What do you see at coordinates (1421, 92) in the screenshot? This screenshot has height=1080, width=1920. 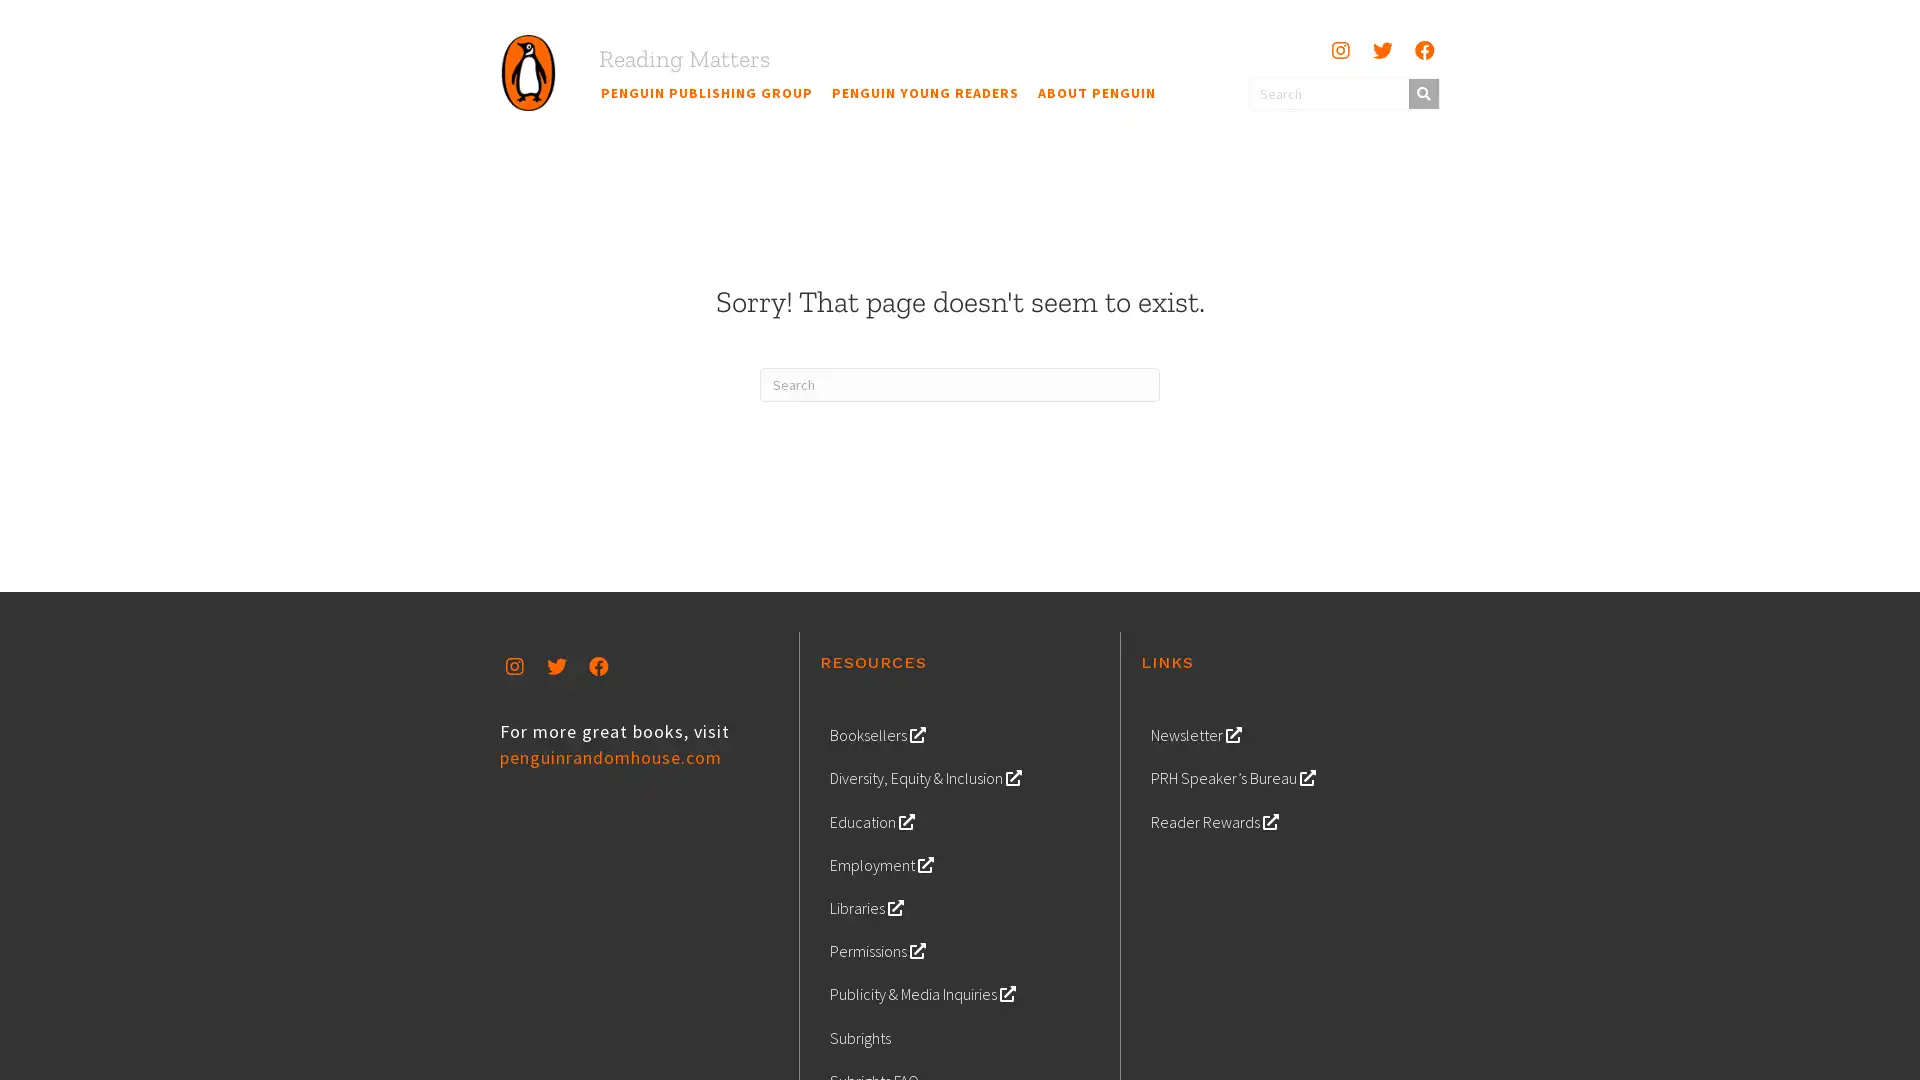 I see `Search` at bounding box center [1421, 92].